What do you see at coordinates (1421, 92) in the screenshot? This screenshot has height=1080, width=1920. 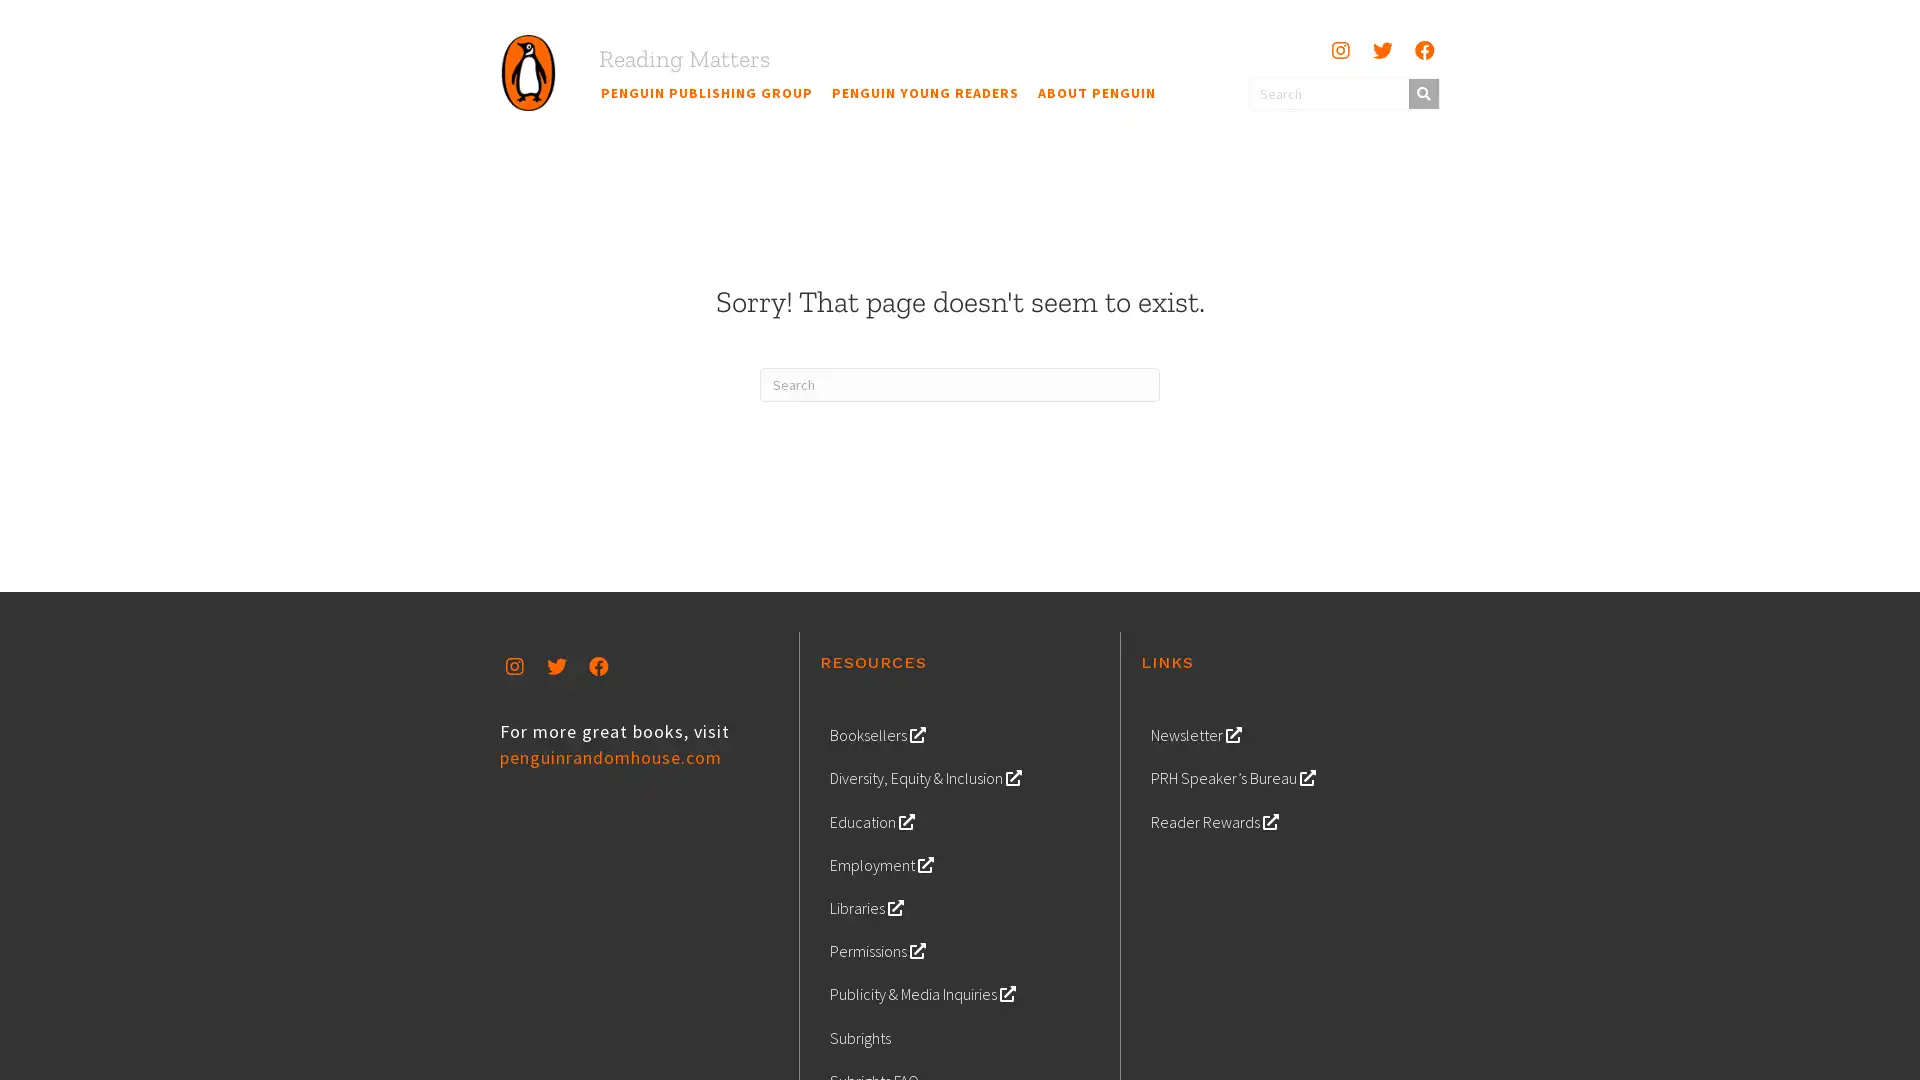 I see `Search` at bounding box center [1421, 92].